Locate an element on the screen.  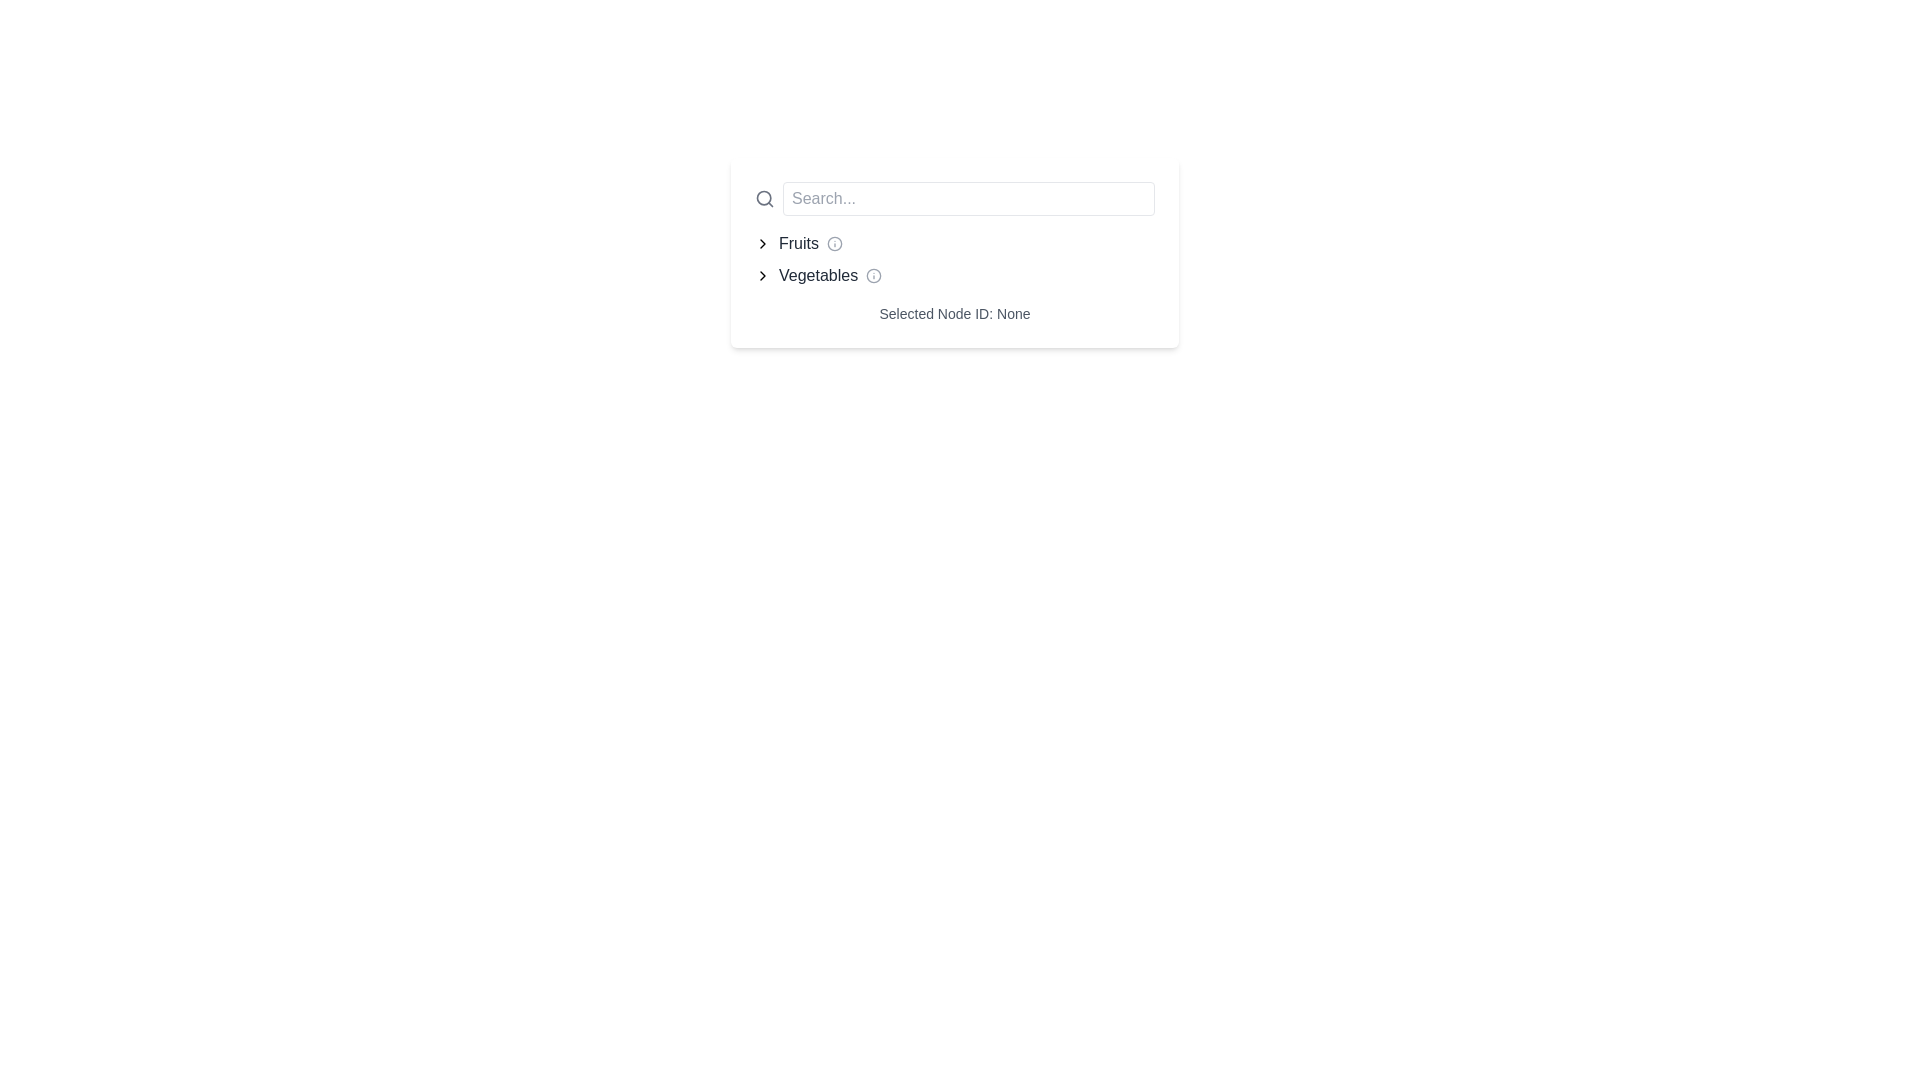
the right-pointing arrow icon button located to the left of the 'Fruits' text is located at coordinates (762, 242).